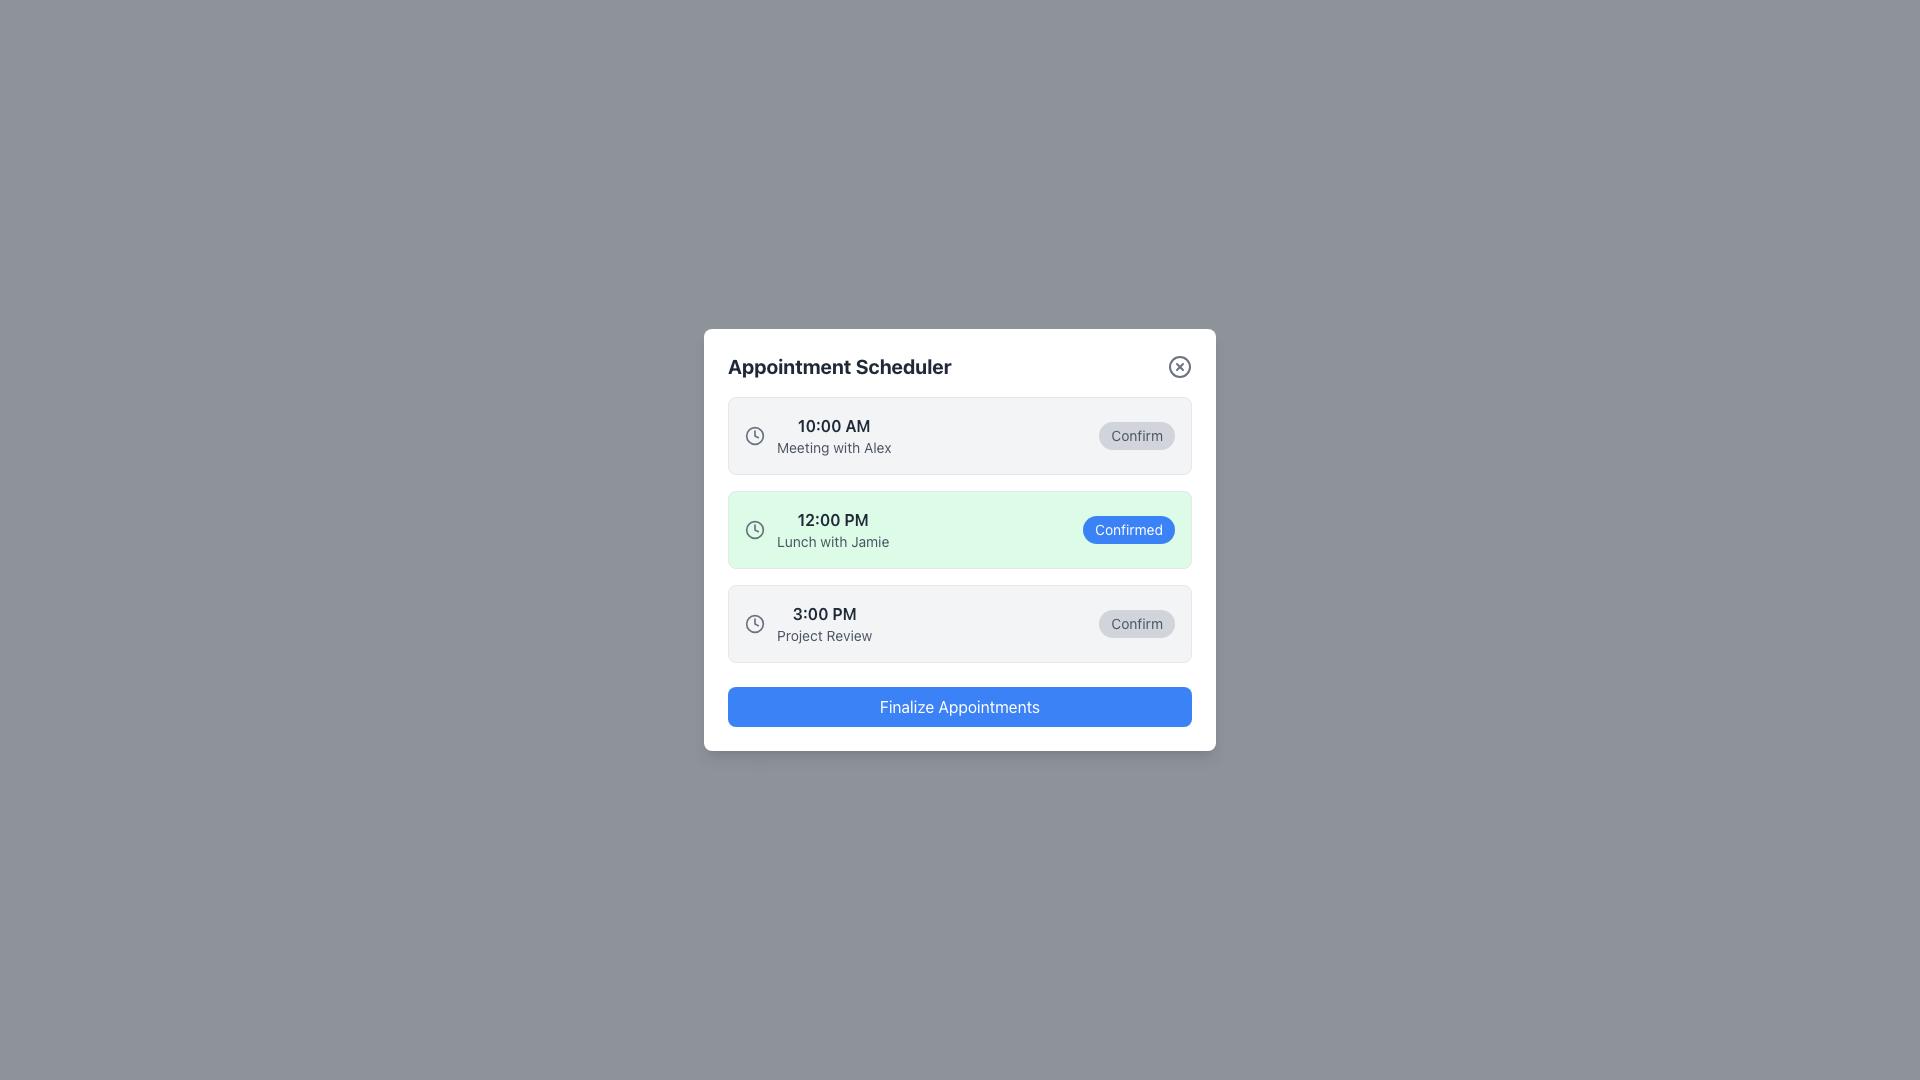  Describe the element at coordinates (824, 623) in the screenshot. I see `event information displayed in the third entry of the vertical list, which represents a scheduled 'Project Review' meeting` at that location.